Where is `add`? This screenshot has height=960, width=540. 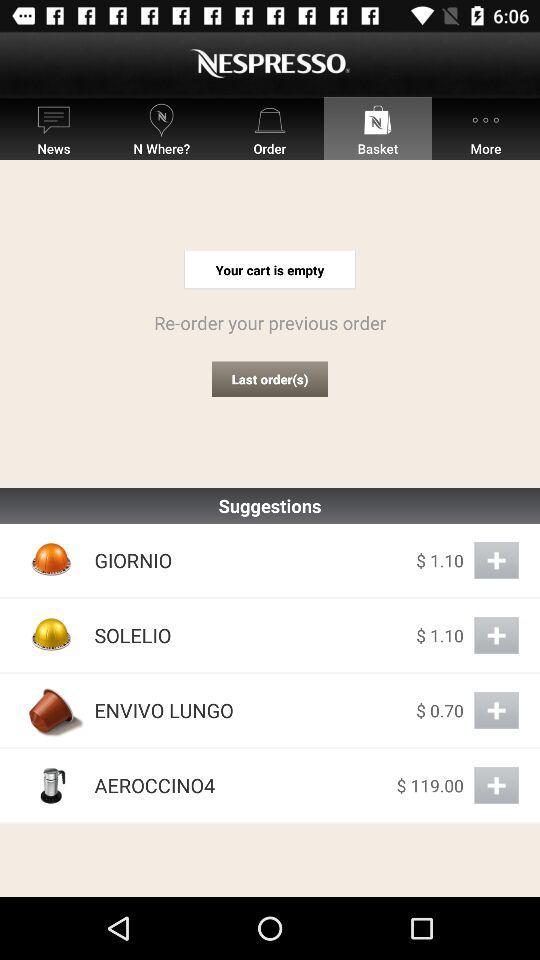 add is located at coordinates (495, 785).